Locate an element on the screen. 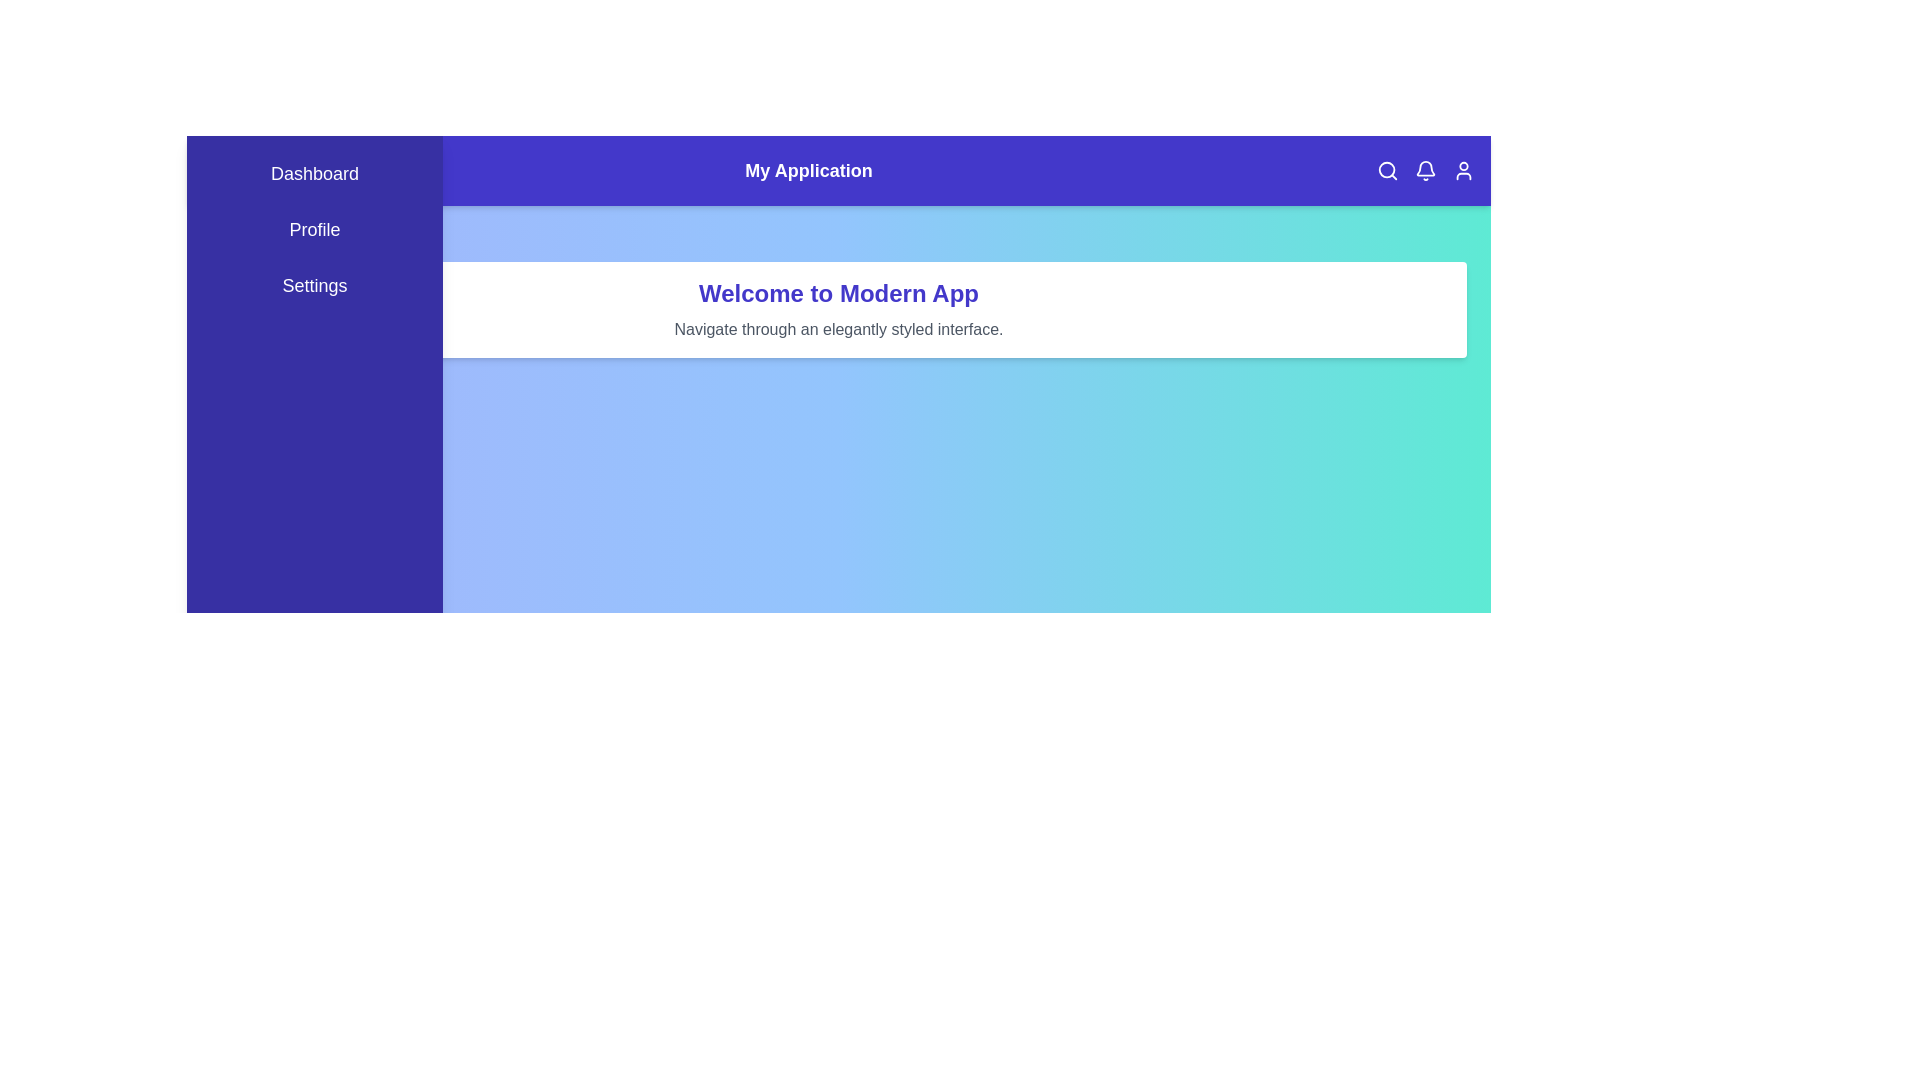 The height and width of the screenshot is (1080, 1920). the text element Welcome to Modern App is located at coordinates (839, 293).